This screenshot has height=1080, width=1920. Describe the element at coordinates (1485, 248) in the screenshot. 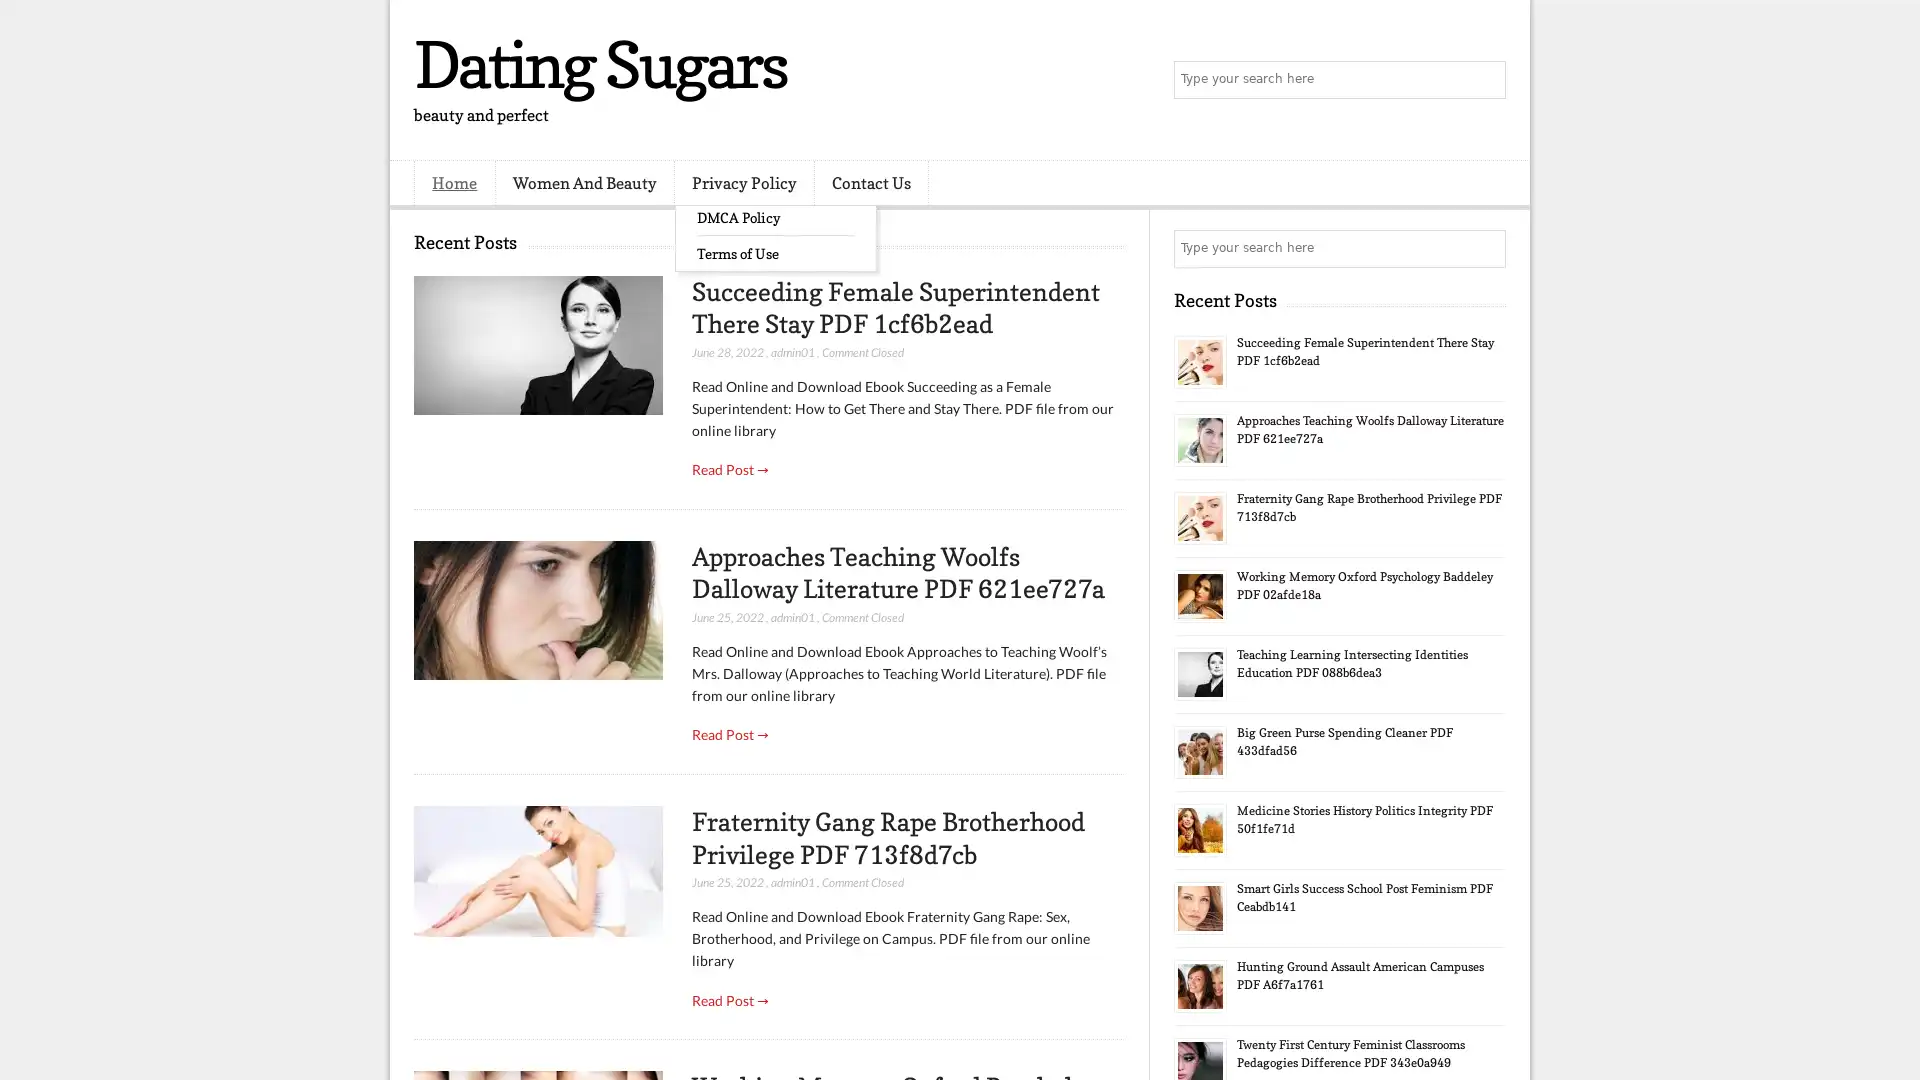

I see `Search` at that location.